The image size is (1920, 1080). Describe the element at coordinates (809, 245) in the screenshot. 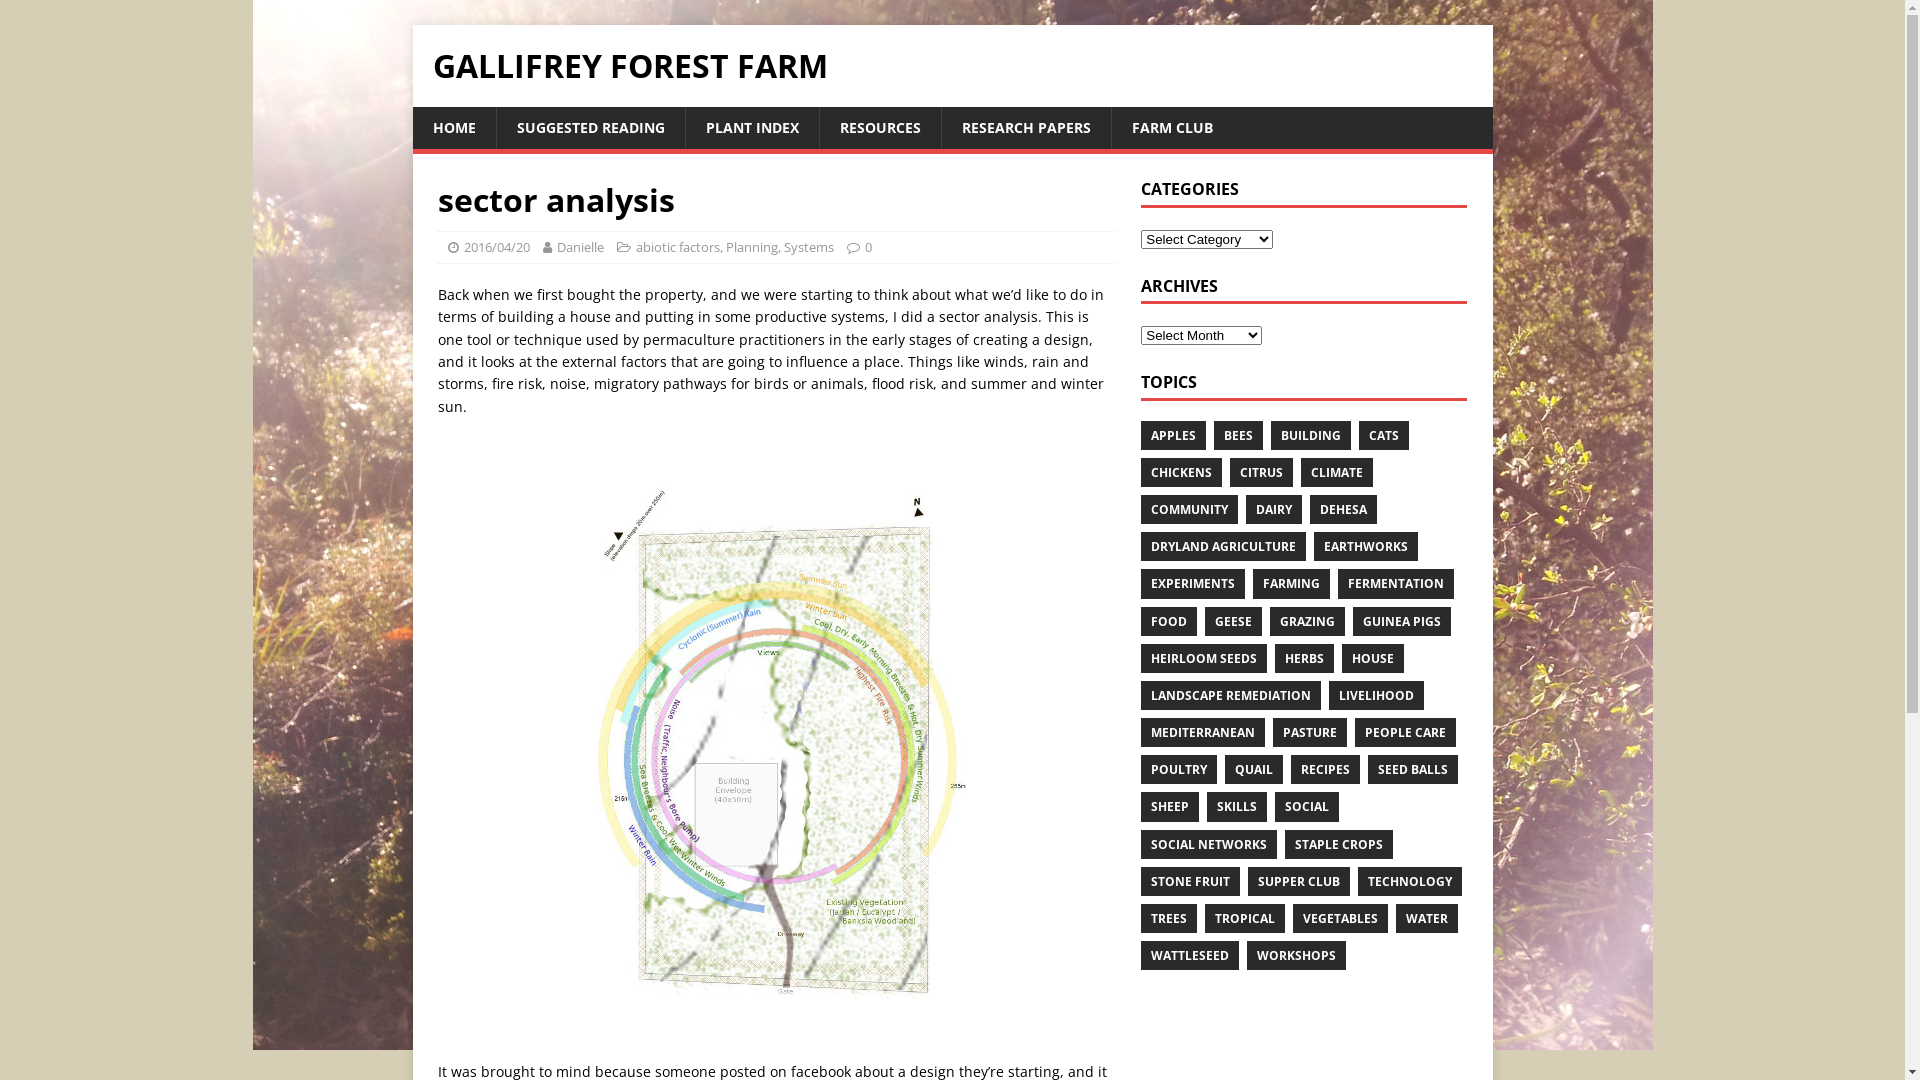

I see `'Systems'` at that location.